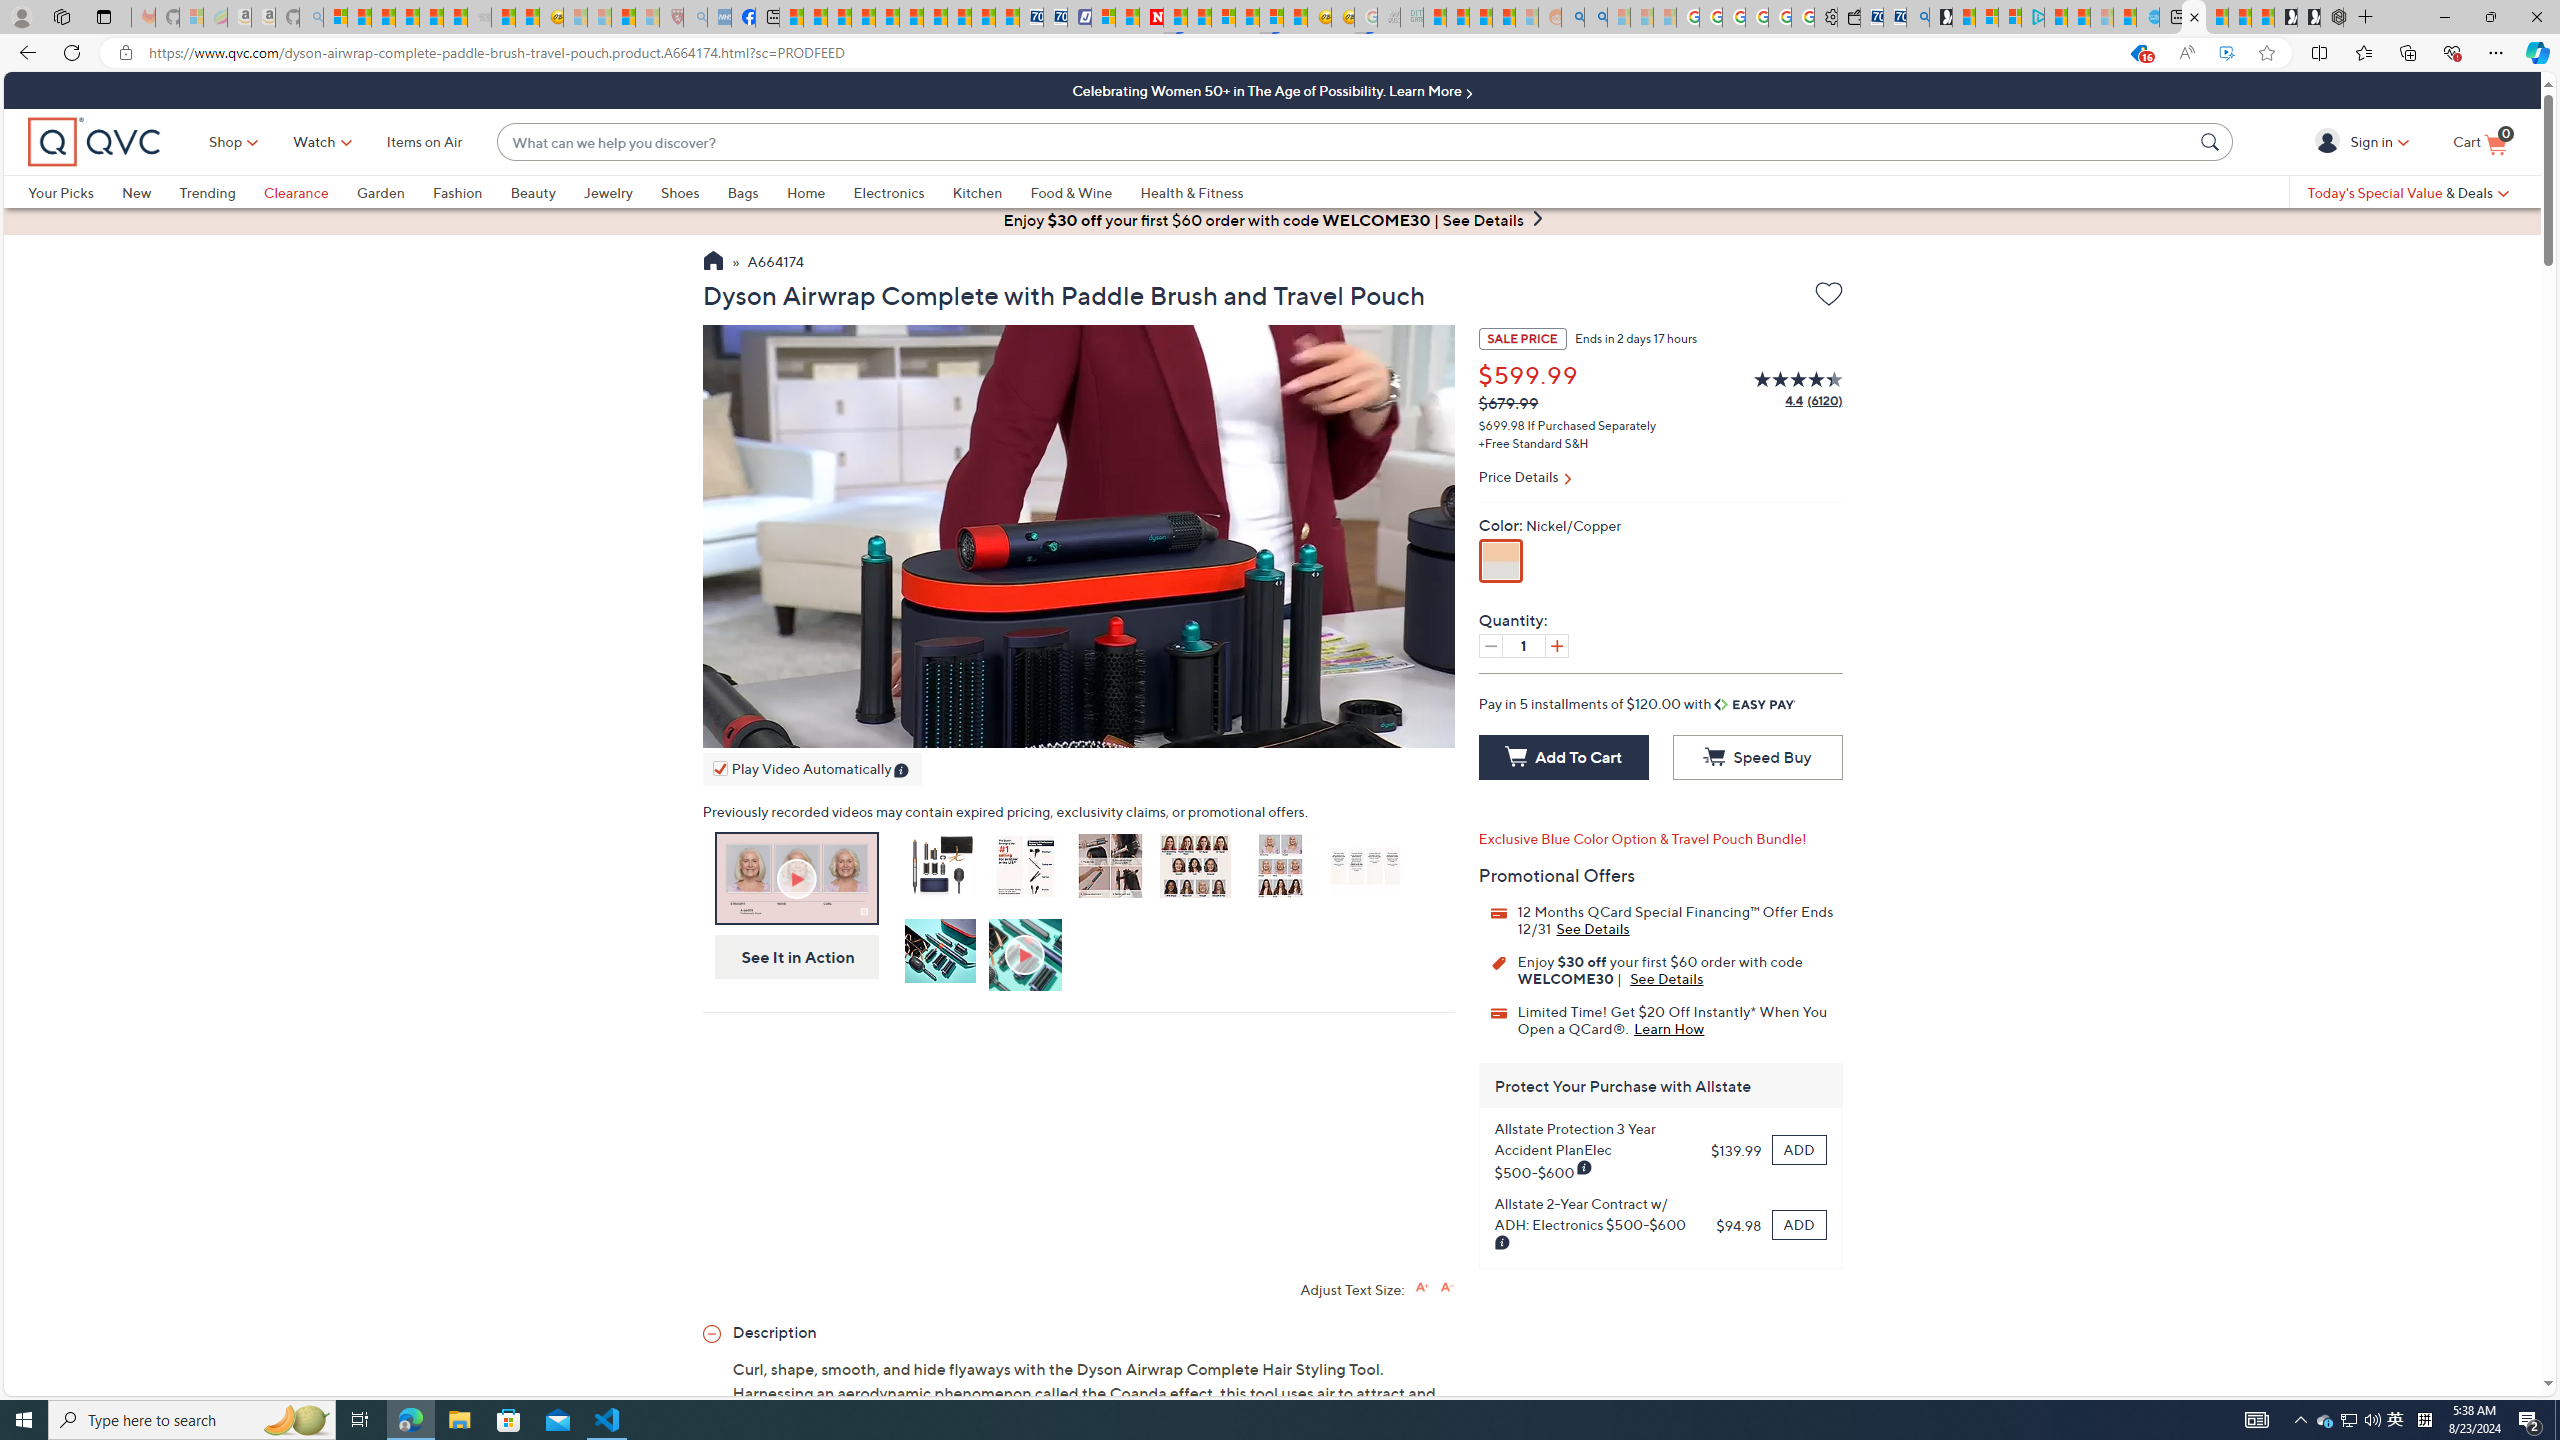 The height and width of the screenshot is (1440, 2560). Describe the element at coordinates (531, 191) in the screenshot. I see `'Beauty'` at that location.